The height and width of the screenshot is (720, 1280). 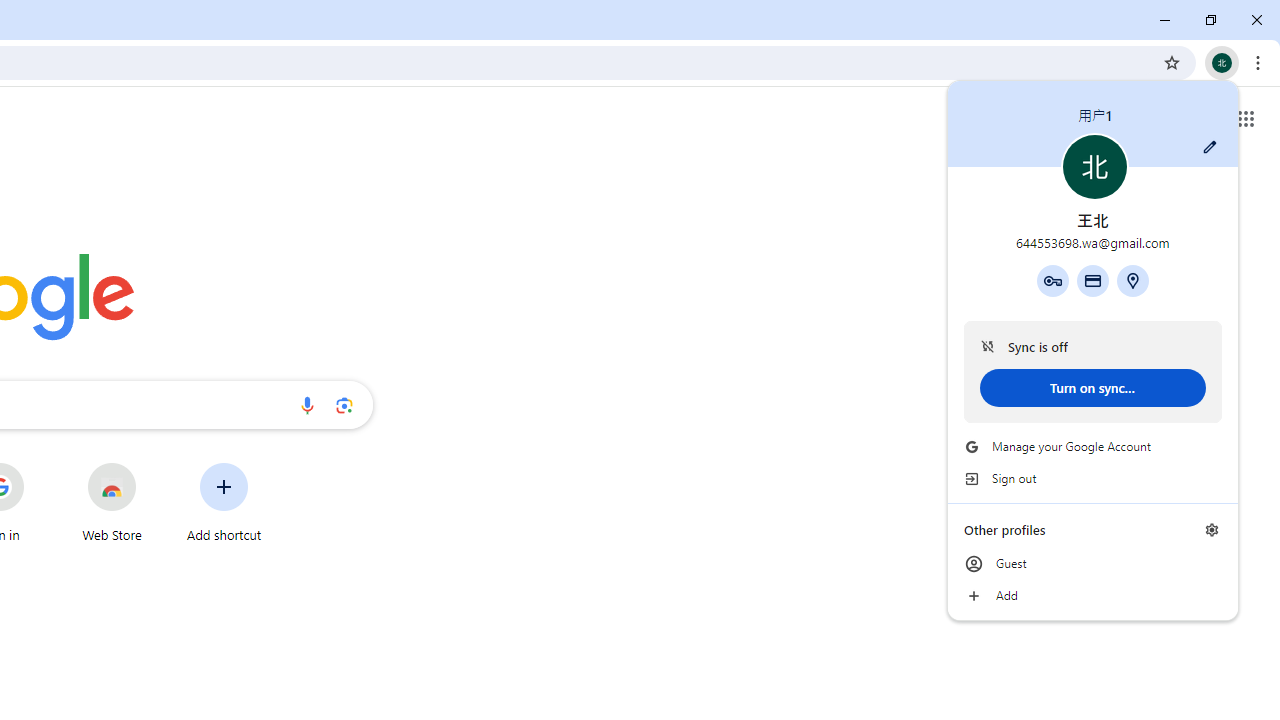 I want to click on 'Web Store', so click(x=111, y=501).